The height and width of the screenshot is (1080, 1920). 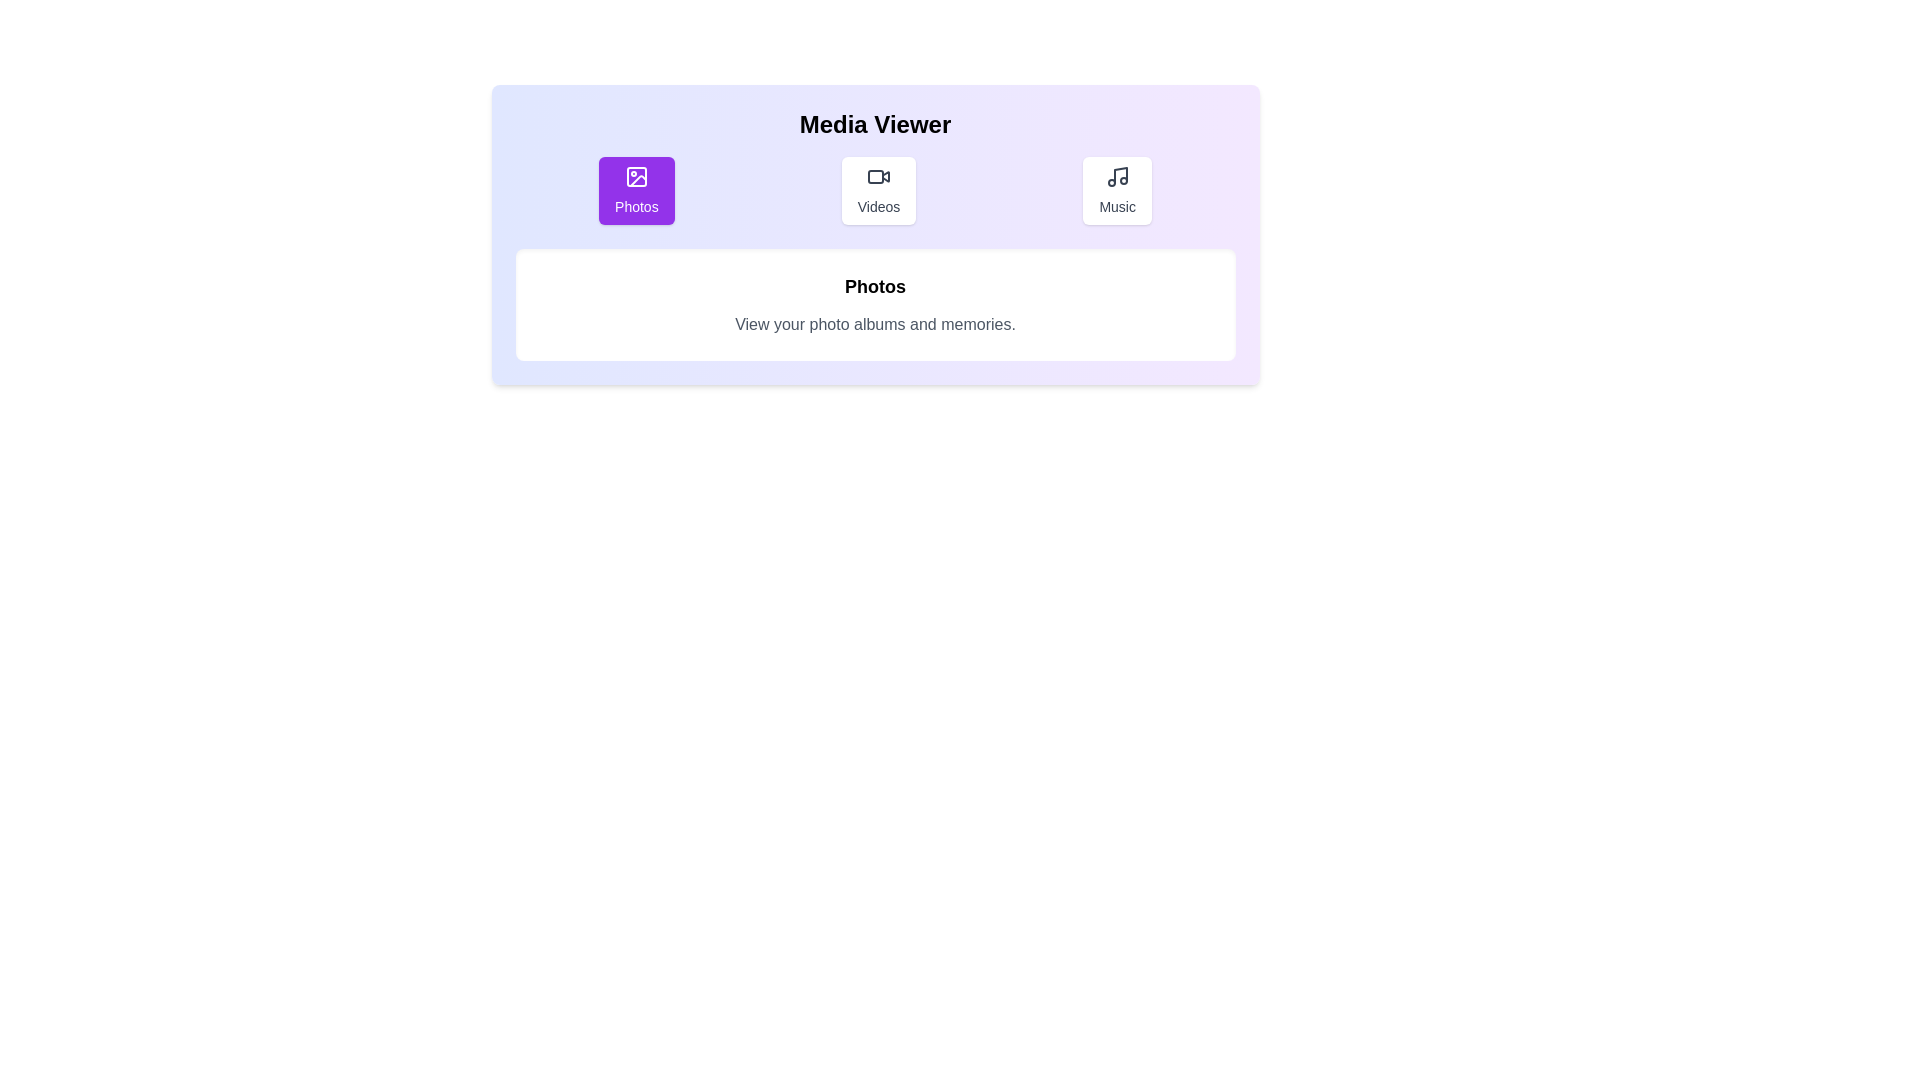 What do you see at coordinates (878, 191) in the screenshot?
I see `the Videos tab to view its content` at bounding box center [878, 191].